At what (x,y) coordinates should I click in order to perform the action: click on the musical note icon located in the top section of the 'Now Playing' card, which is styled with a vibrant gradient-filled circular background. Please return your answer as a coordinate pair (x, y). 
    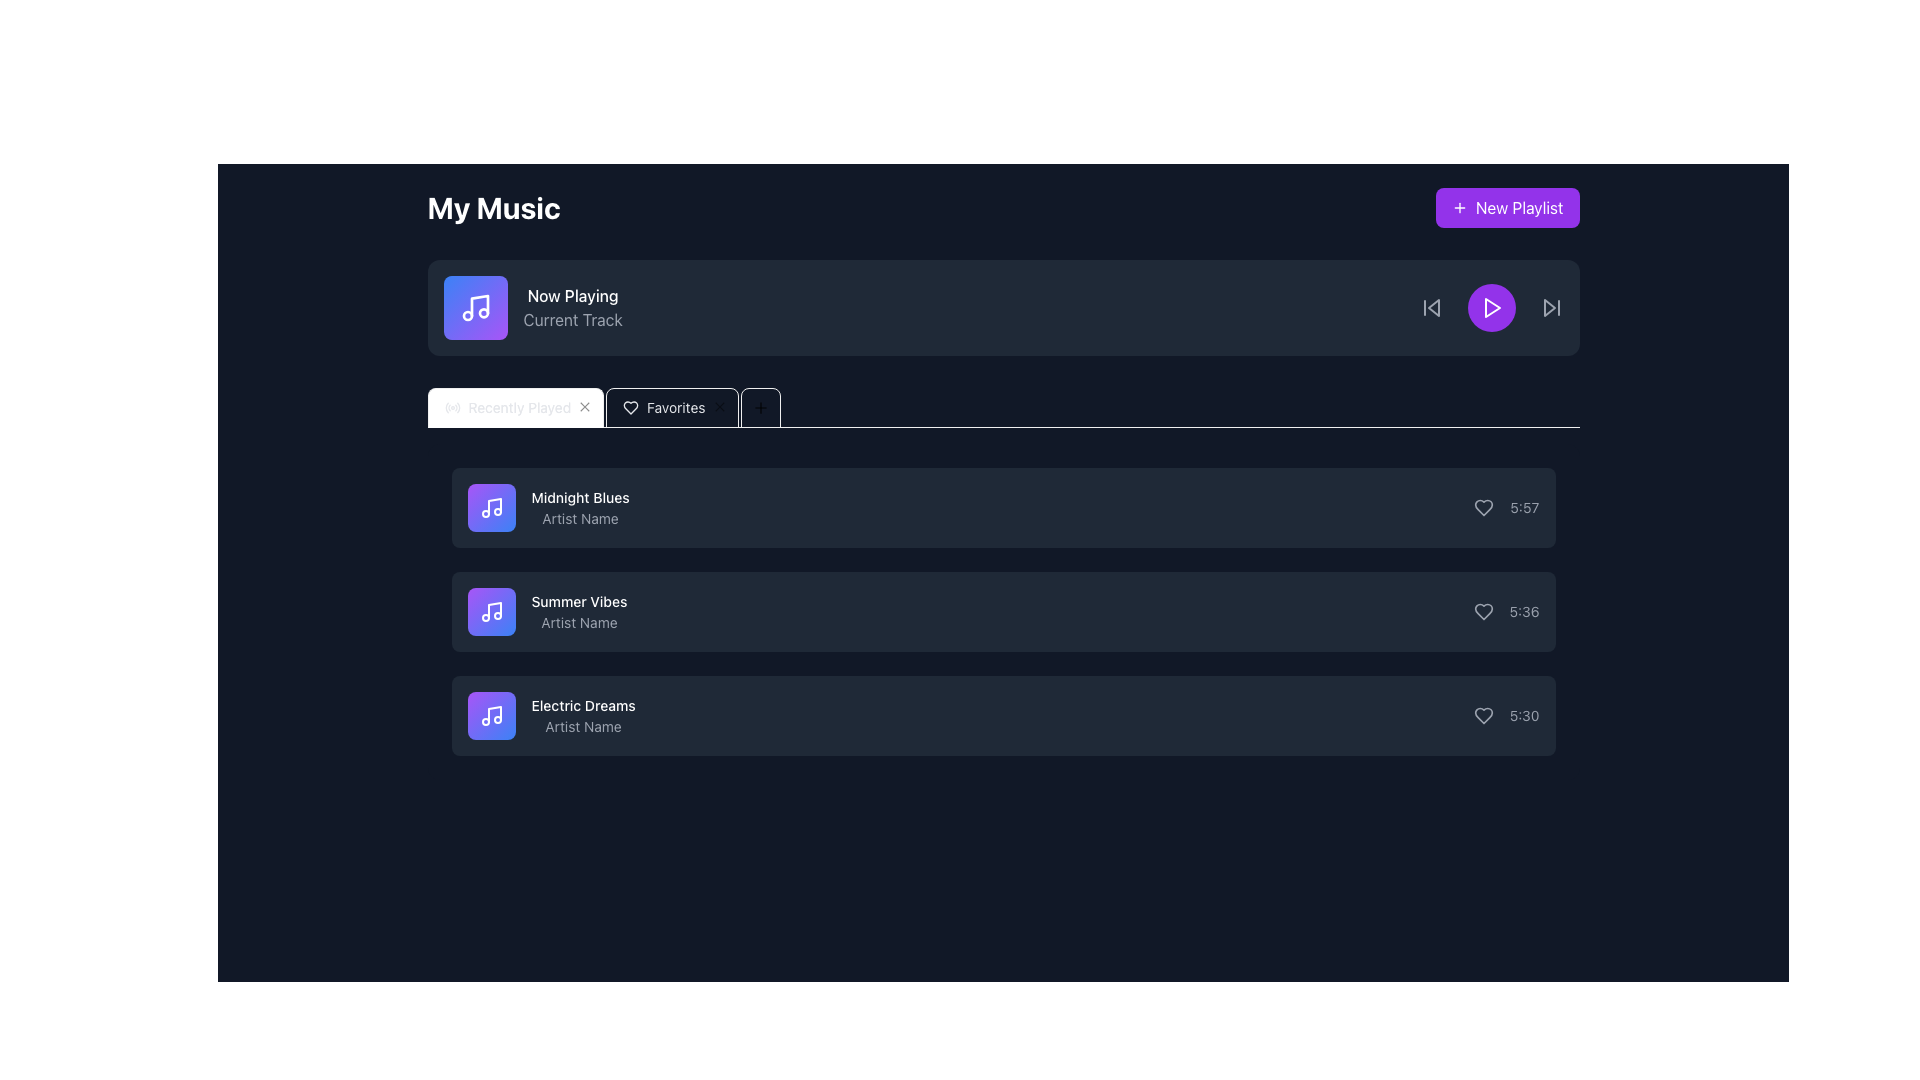
    Looking at the image, I should click on (491, 611).